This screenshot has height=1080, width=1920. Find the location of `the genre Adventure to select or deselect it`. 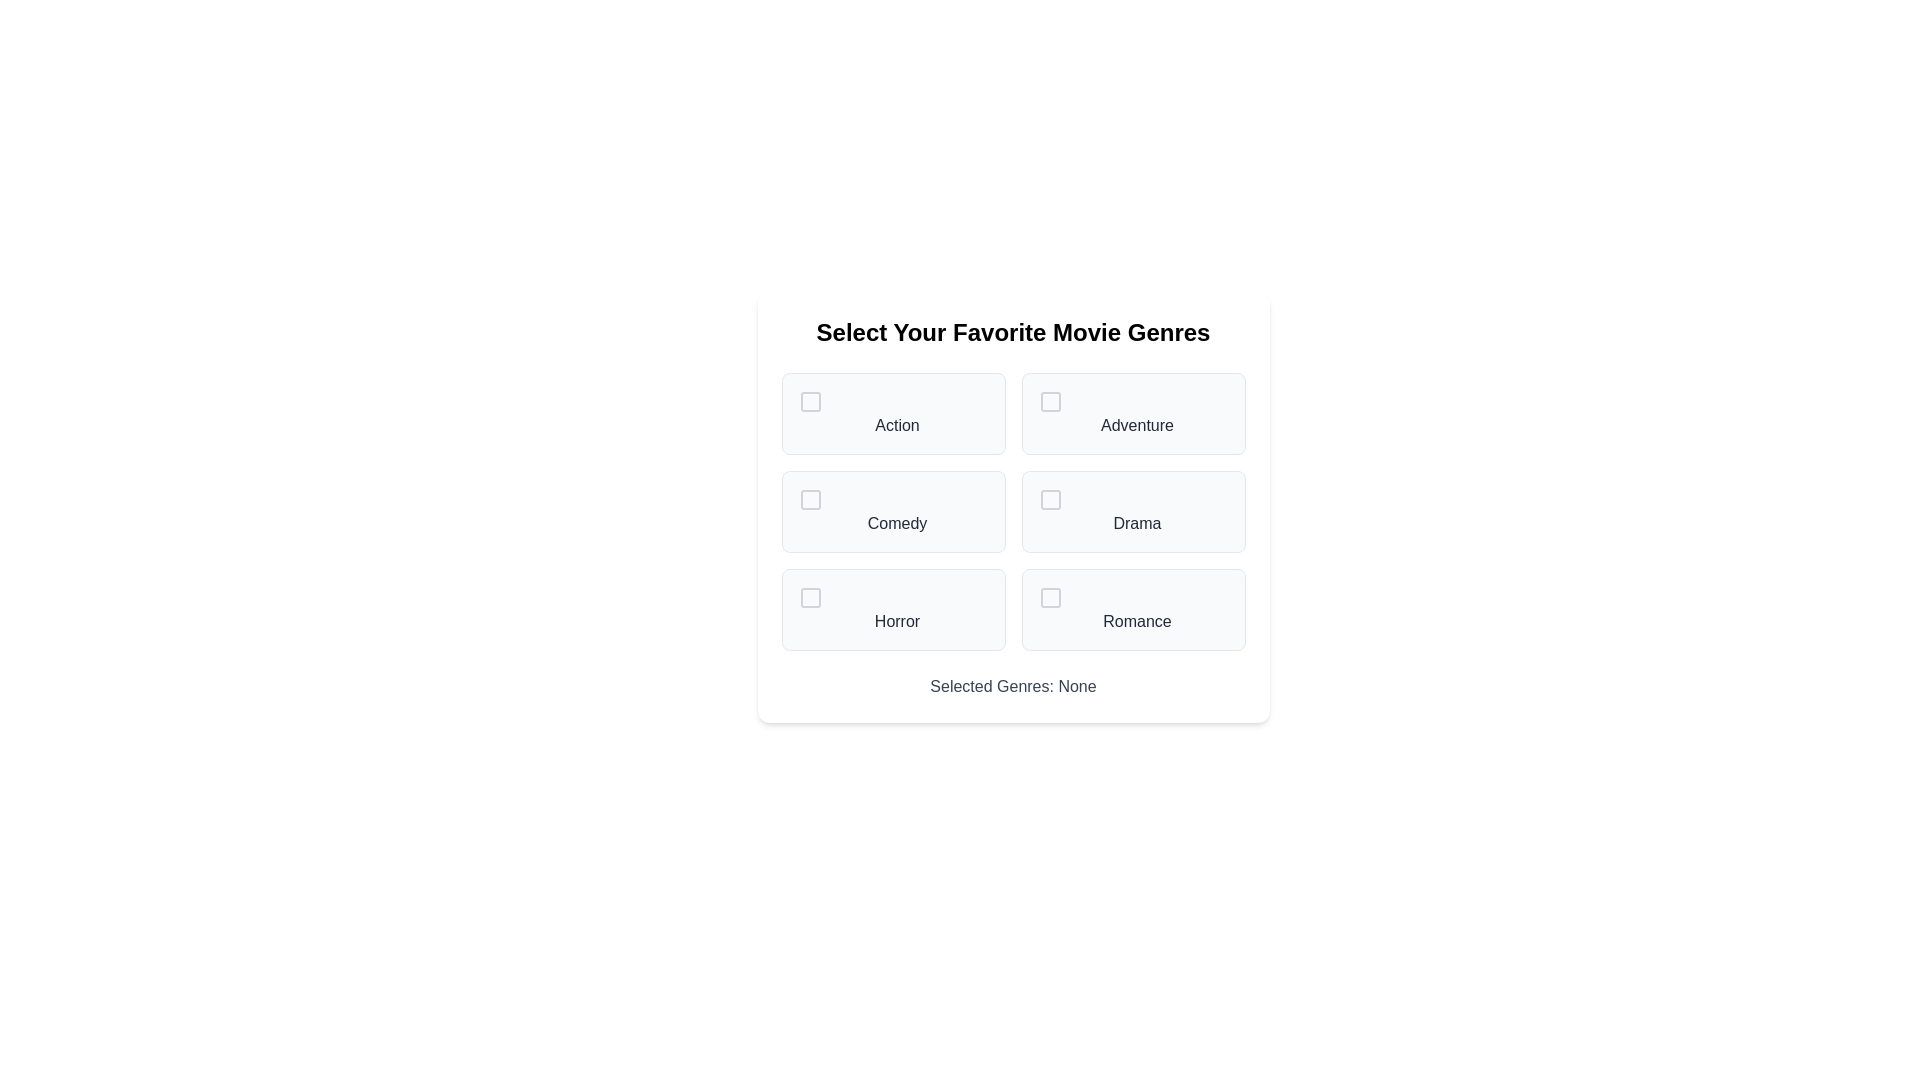

the genre Adventure to select or deselect it is located at coordinates (1133, 412).